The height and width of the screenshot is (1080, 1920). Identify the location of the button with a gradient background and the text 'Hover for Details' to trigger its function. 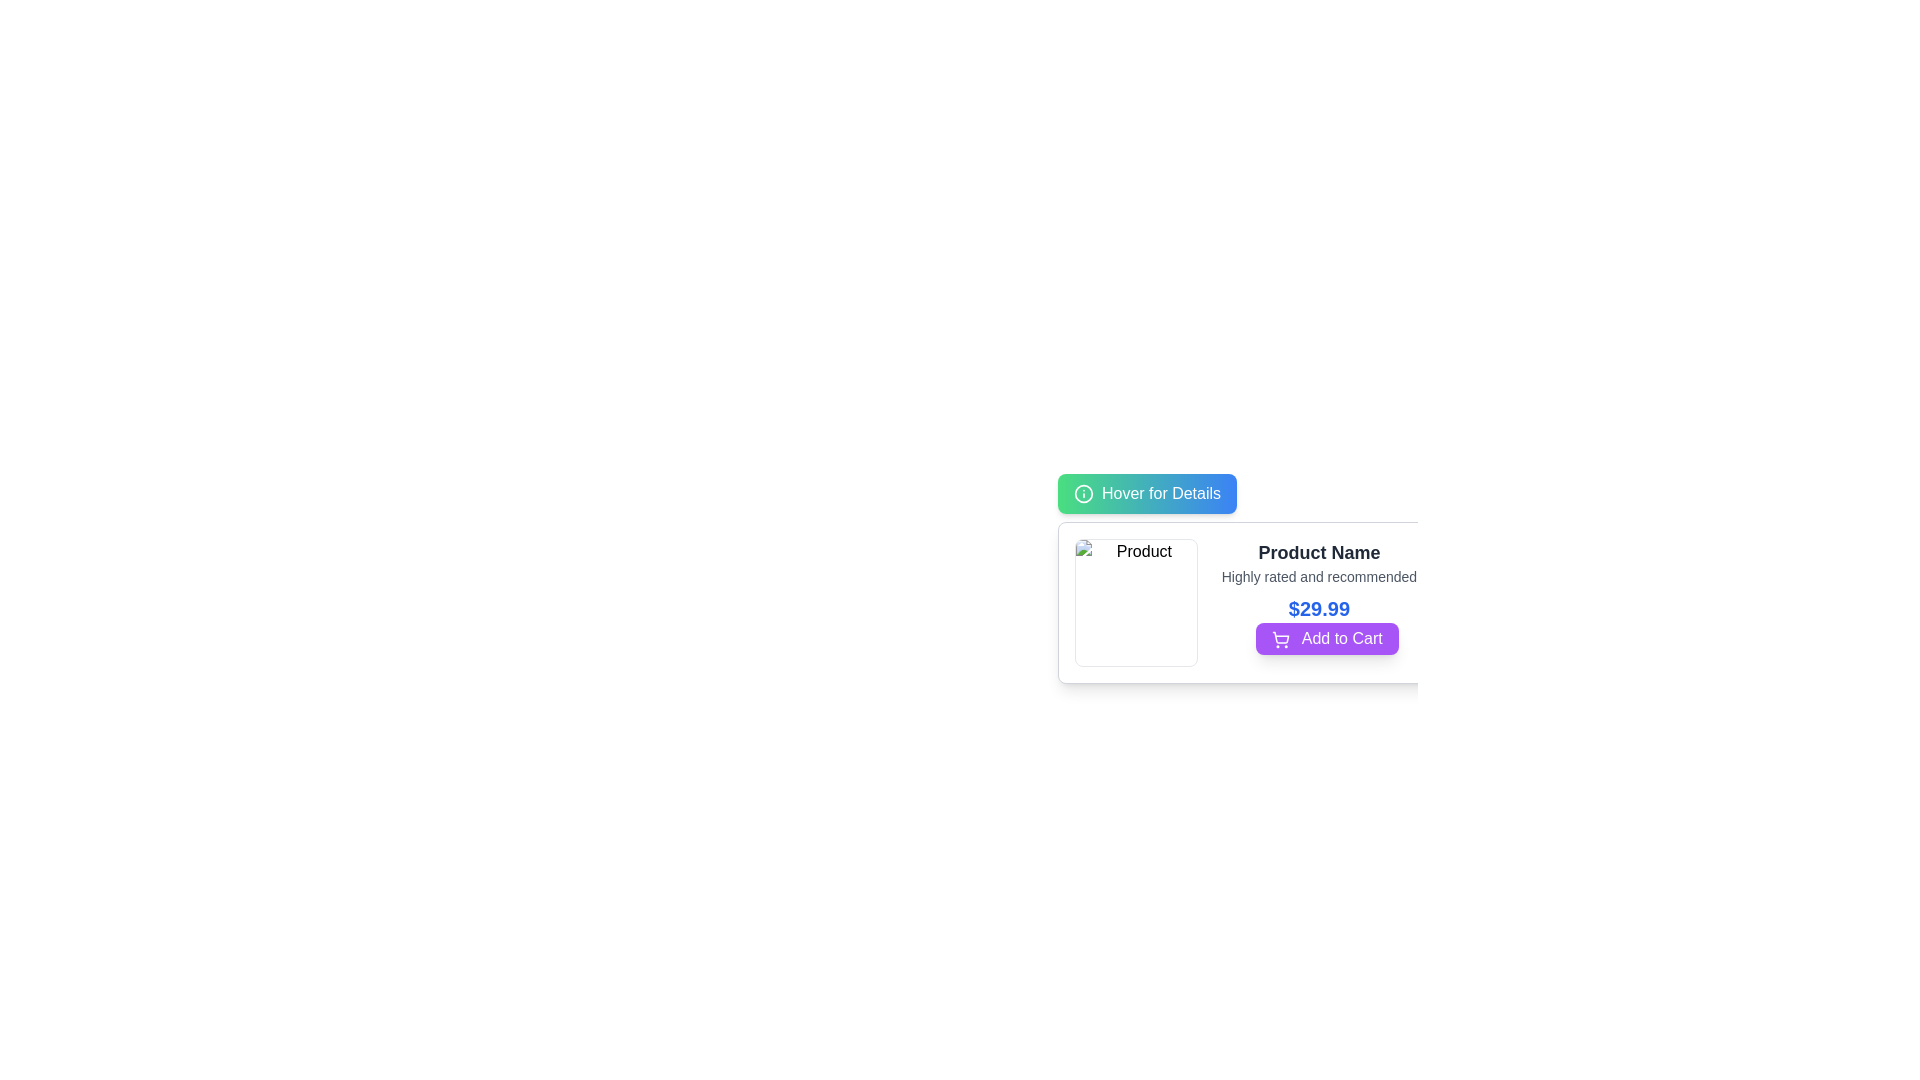
(1147, 493).